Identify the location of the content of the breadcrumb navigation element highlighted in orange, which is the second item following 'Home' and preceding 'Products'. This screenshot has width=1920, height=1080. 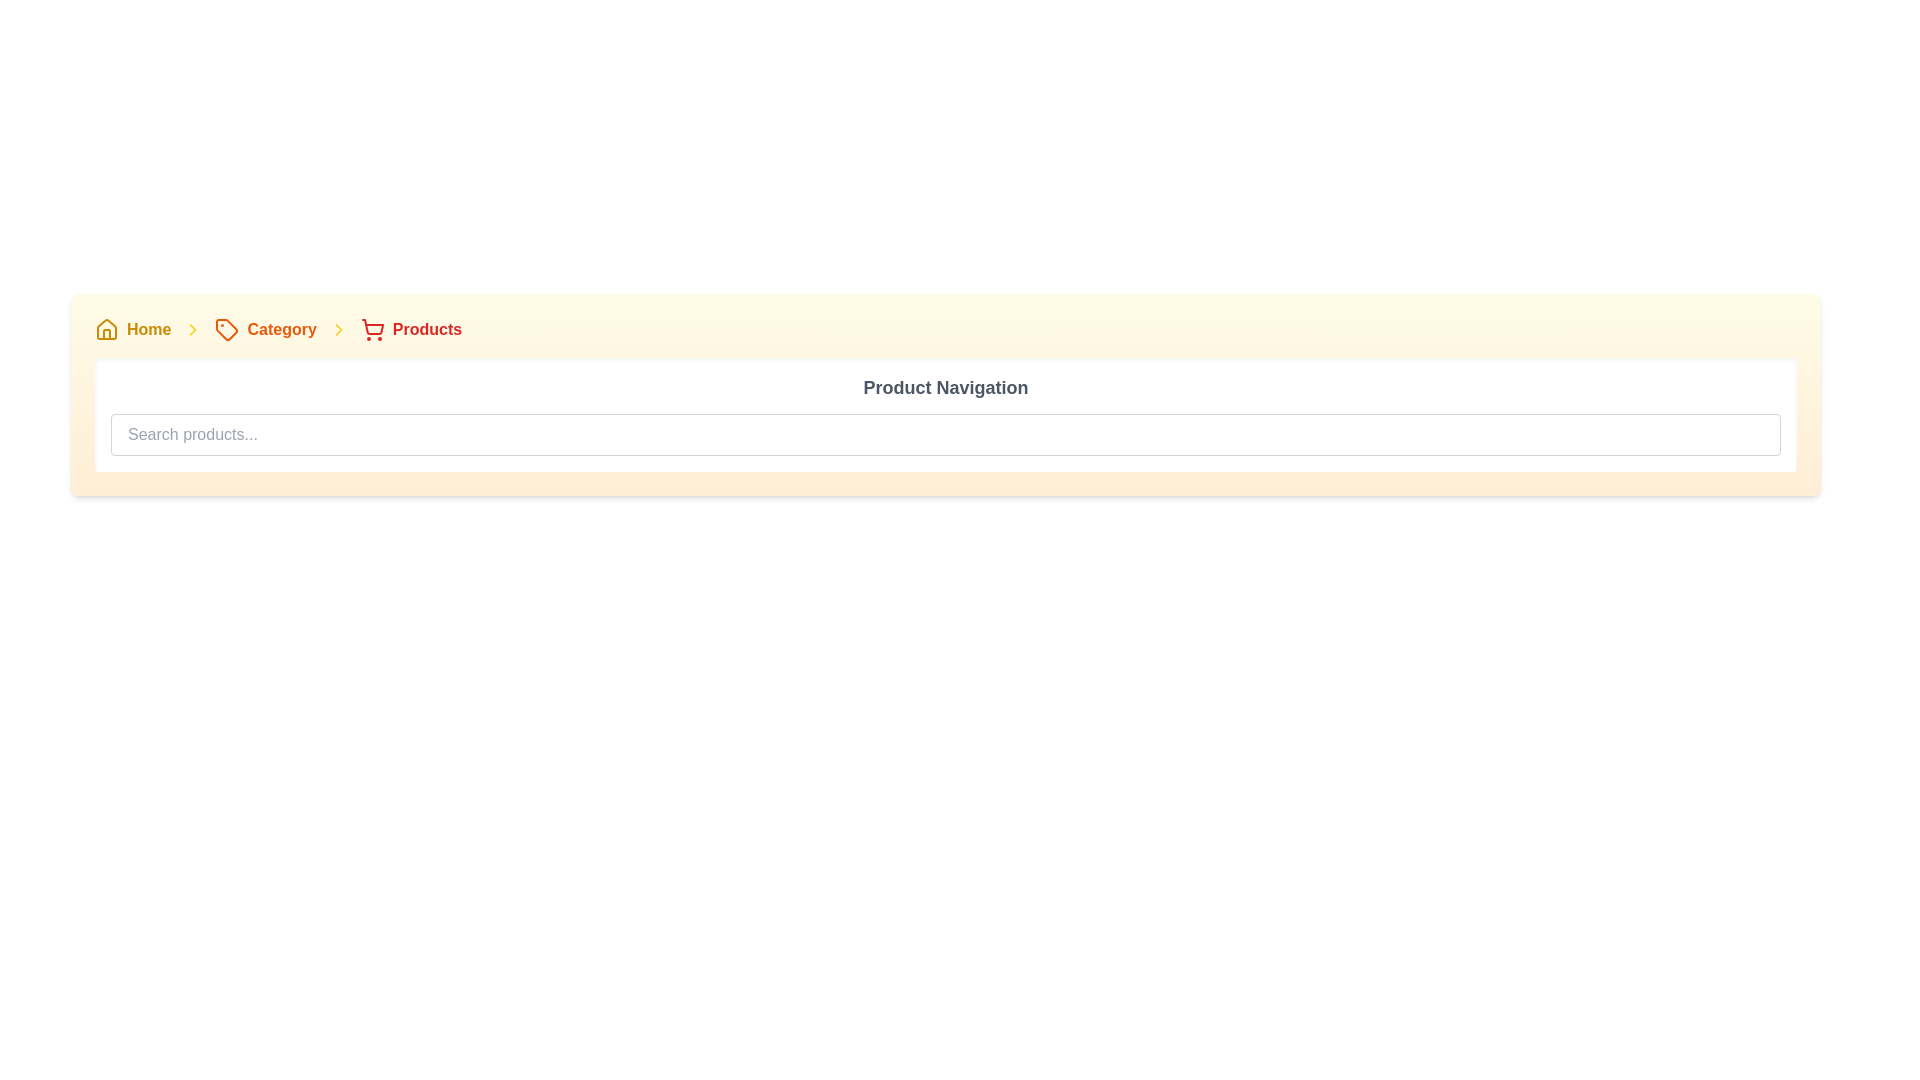
(265, 329).